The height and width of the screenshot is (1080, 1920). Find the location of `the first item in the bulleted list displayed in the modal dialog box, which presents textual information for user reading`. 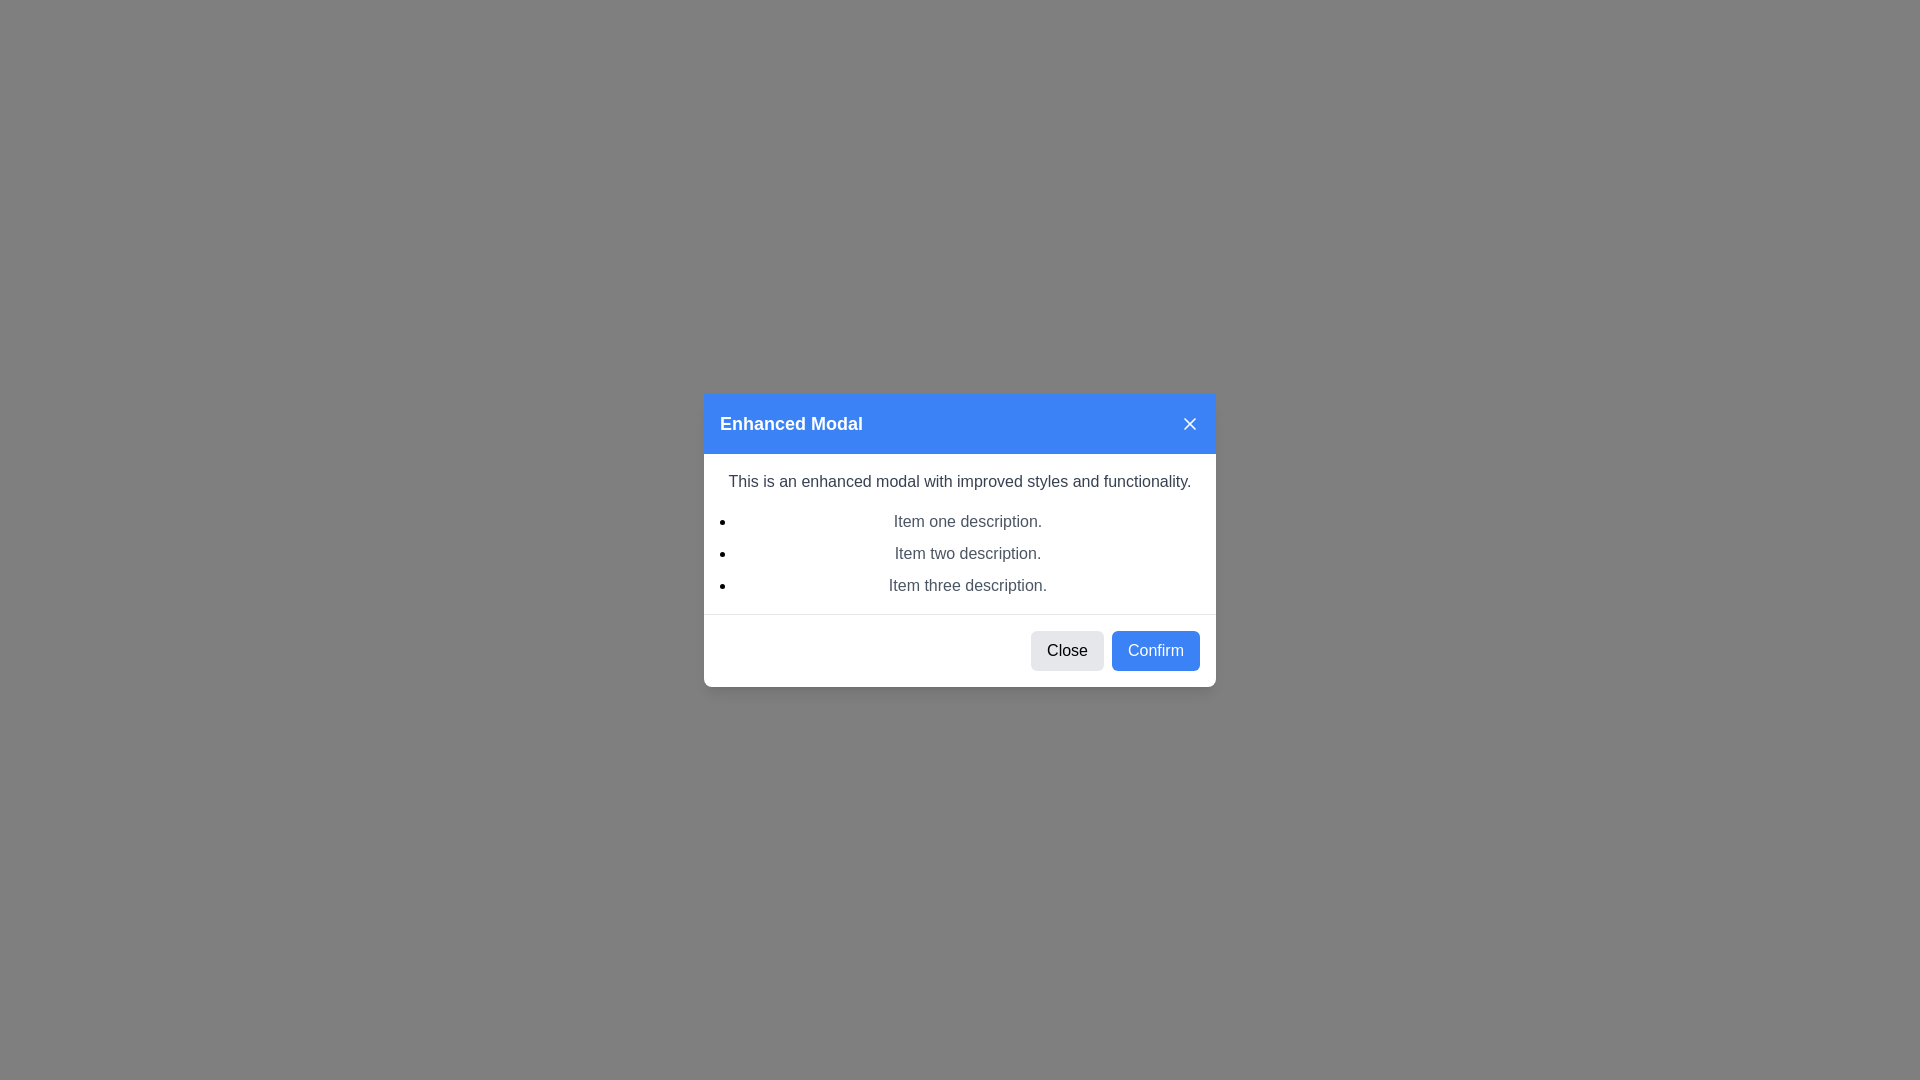

the first item in the bulleted list displayed in the modal dialog box, which presents textual information for user reading is located at coordinates (968, 520).